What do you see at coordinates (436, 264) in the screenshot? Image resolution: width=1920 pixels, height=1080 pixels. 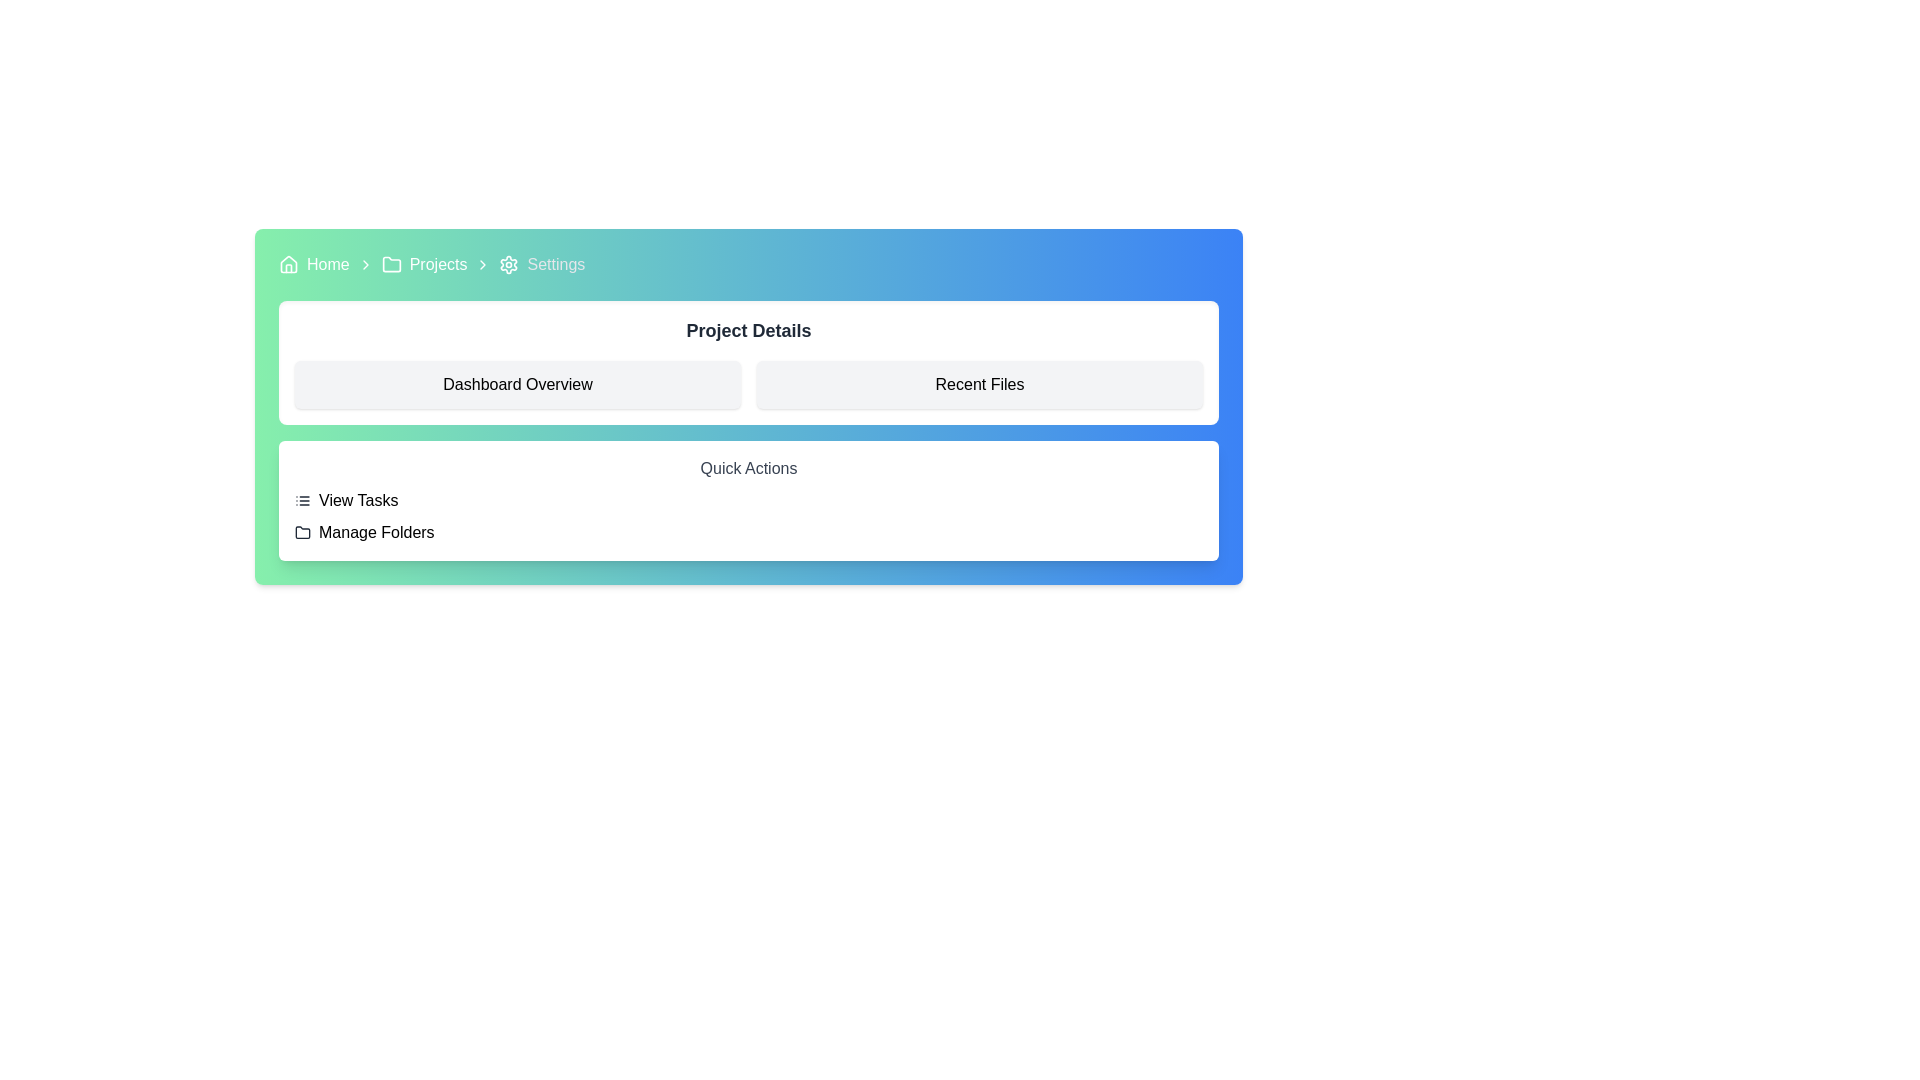 I see `the 'Projects' navigation label, which is the second text item in the navigation bar` at bounding box center [436, 264].